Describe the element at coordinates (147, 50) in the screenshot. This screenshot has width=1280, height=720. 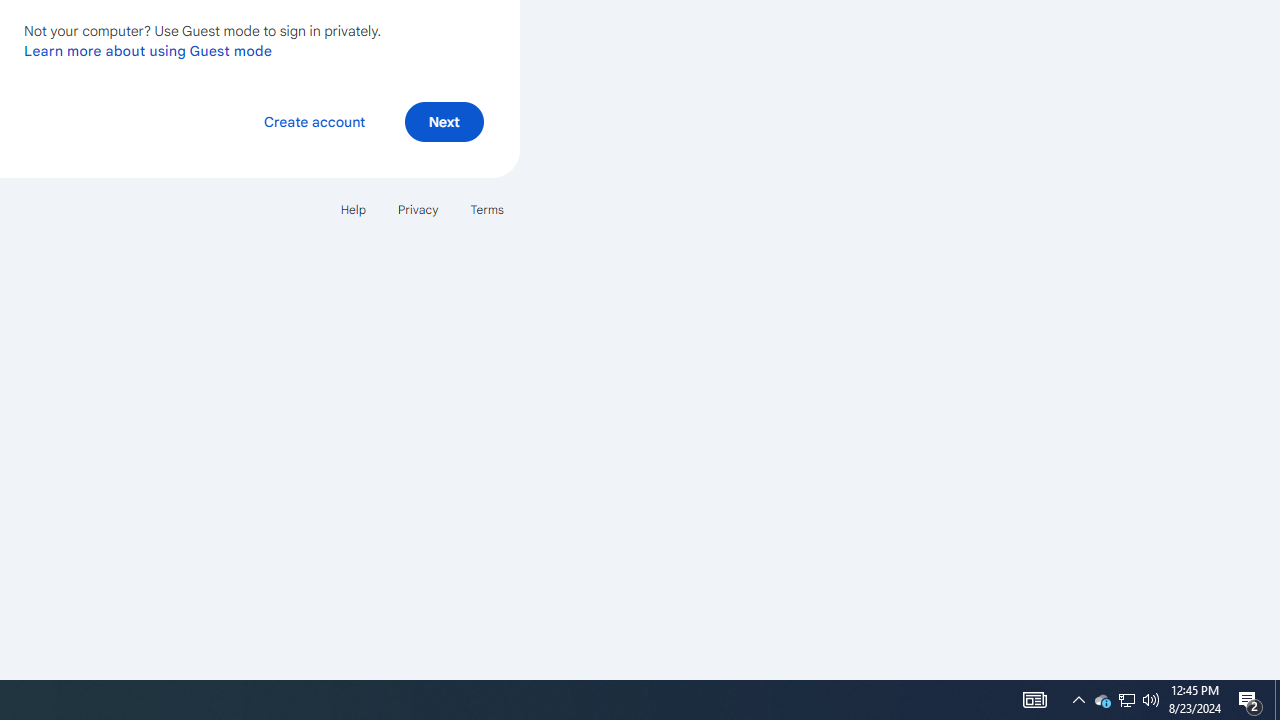
I see `'Learn more about using Guest mode'` at that location.